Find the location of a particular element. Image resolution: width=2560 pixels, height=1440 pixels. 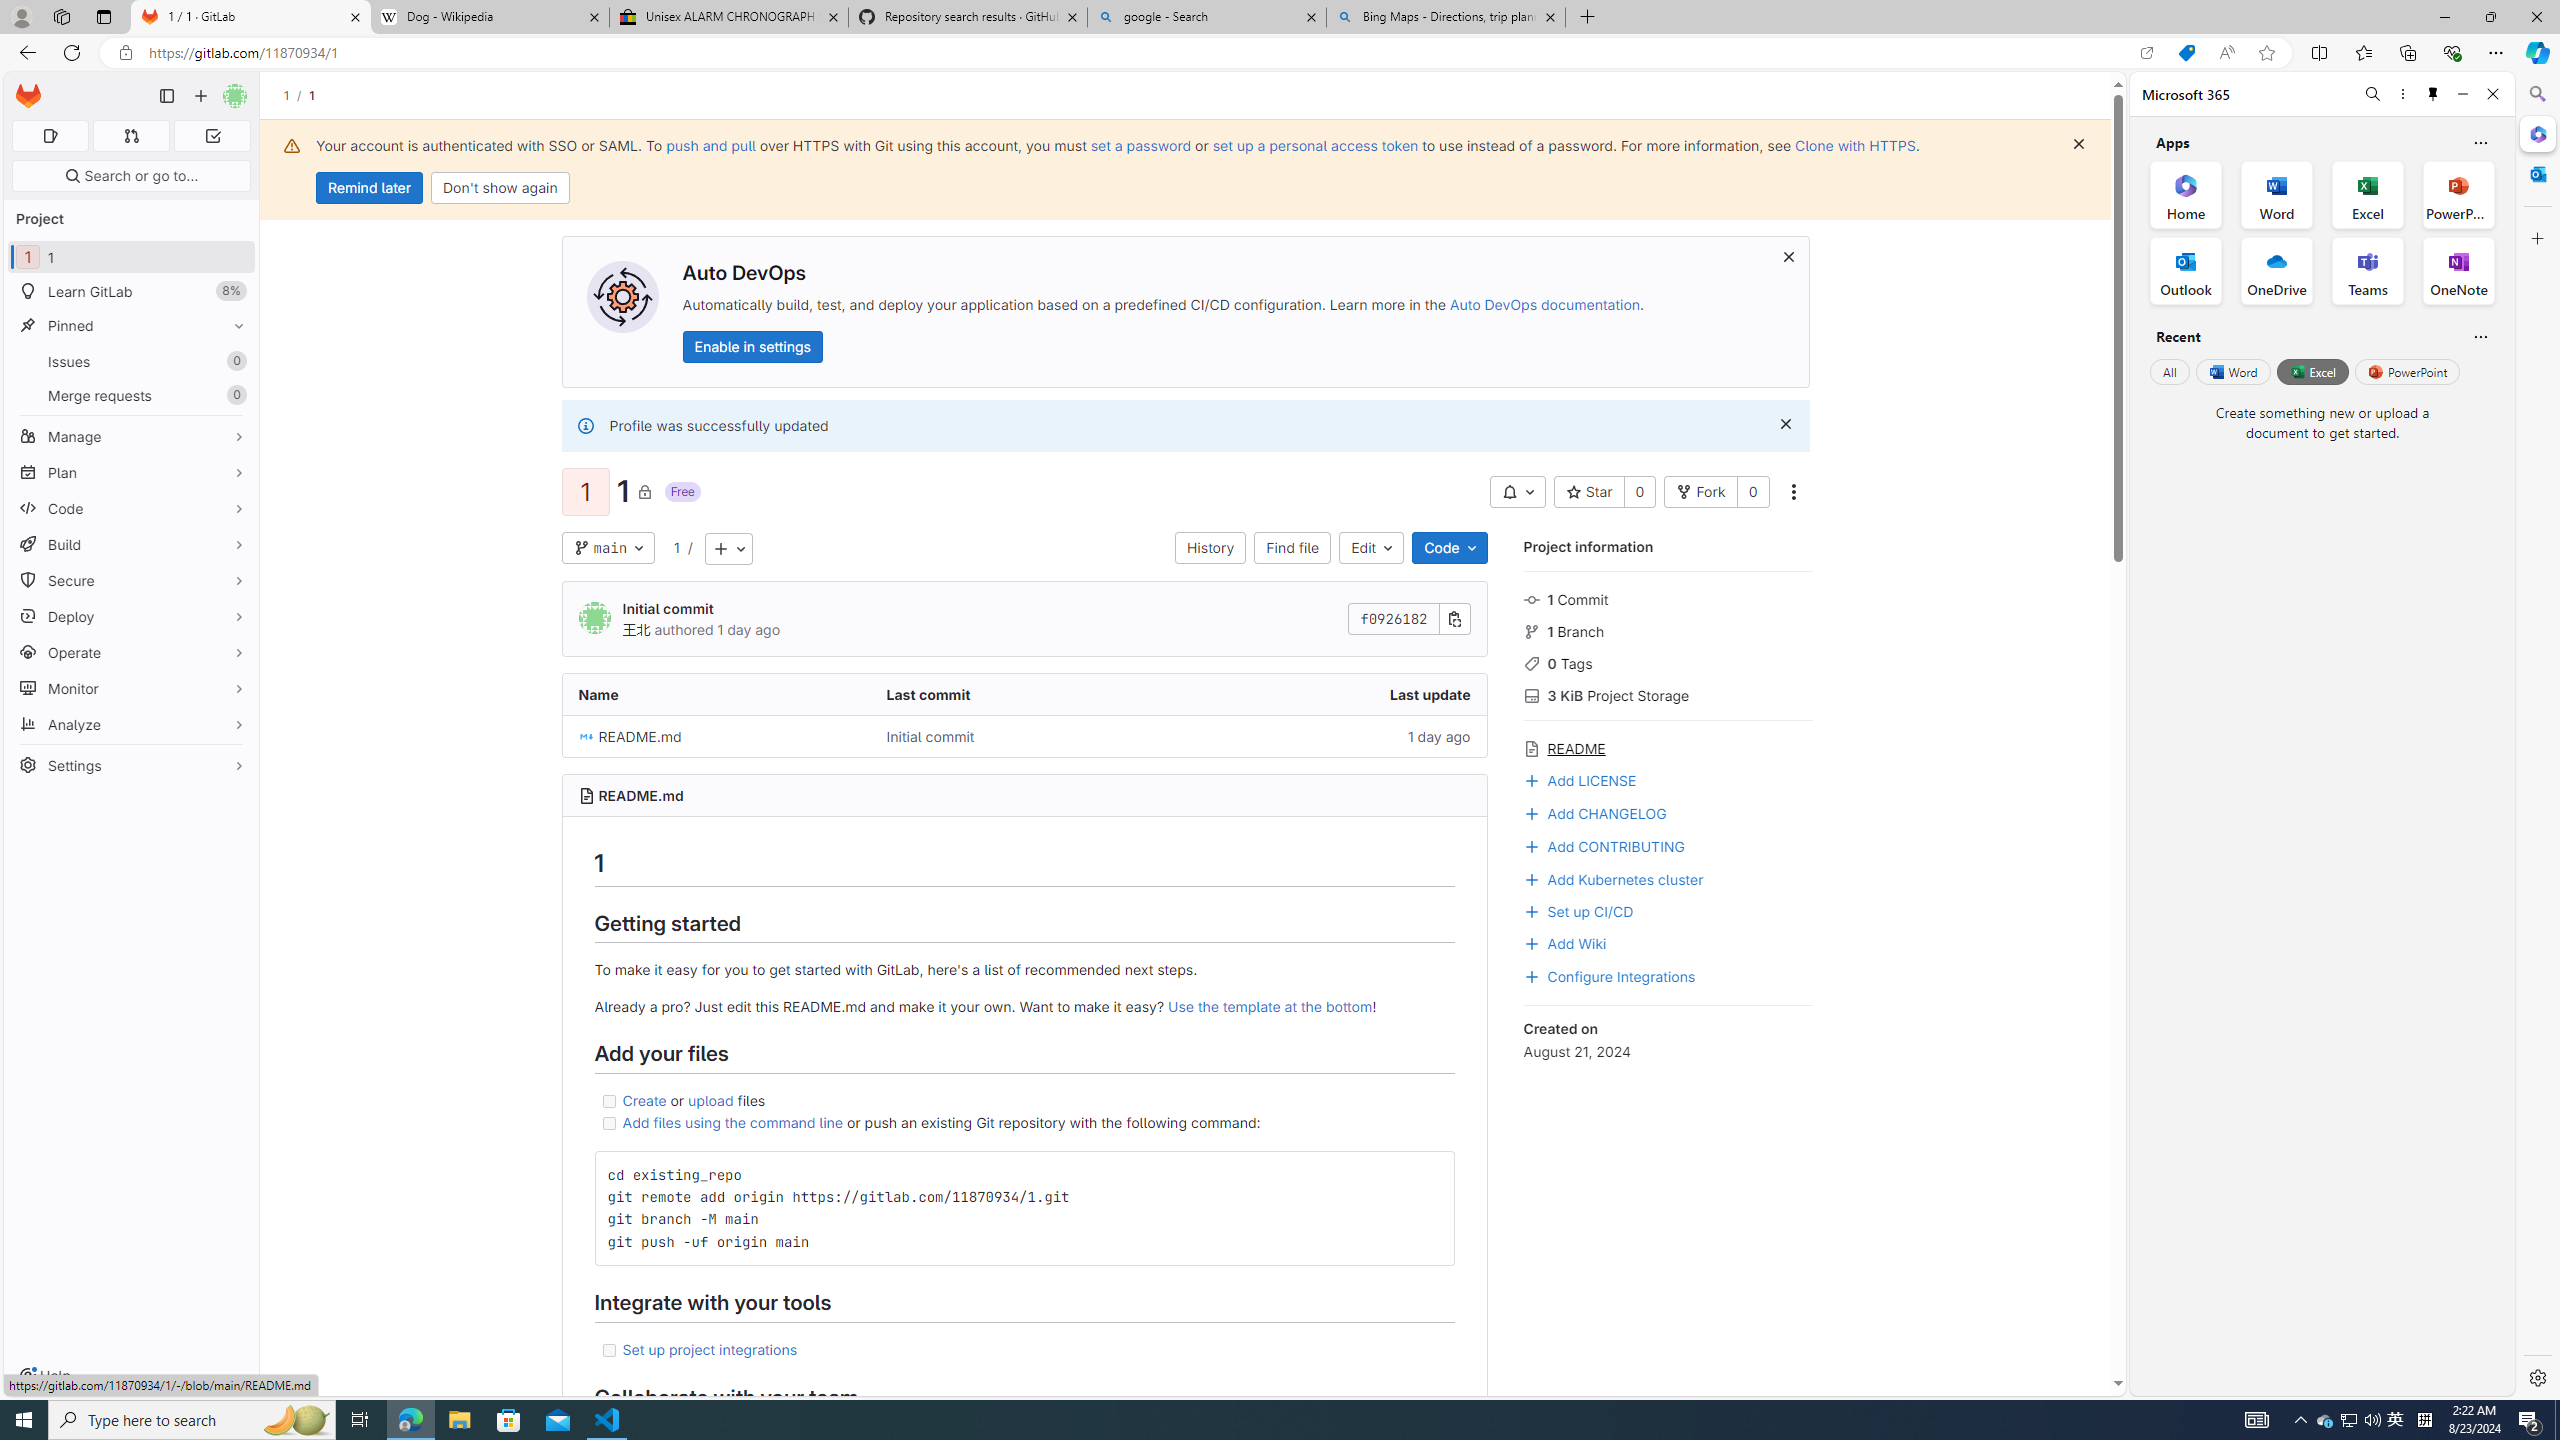

'Configure Integrations' is located at coordinates (1607, 973).